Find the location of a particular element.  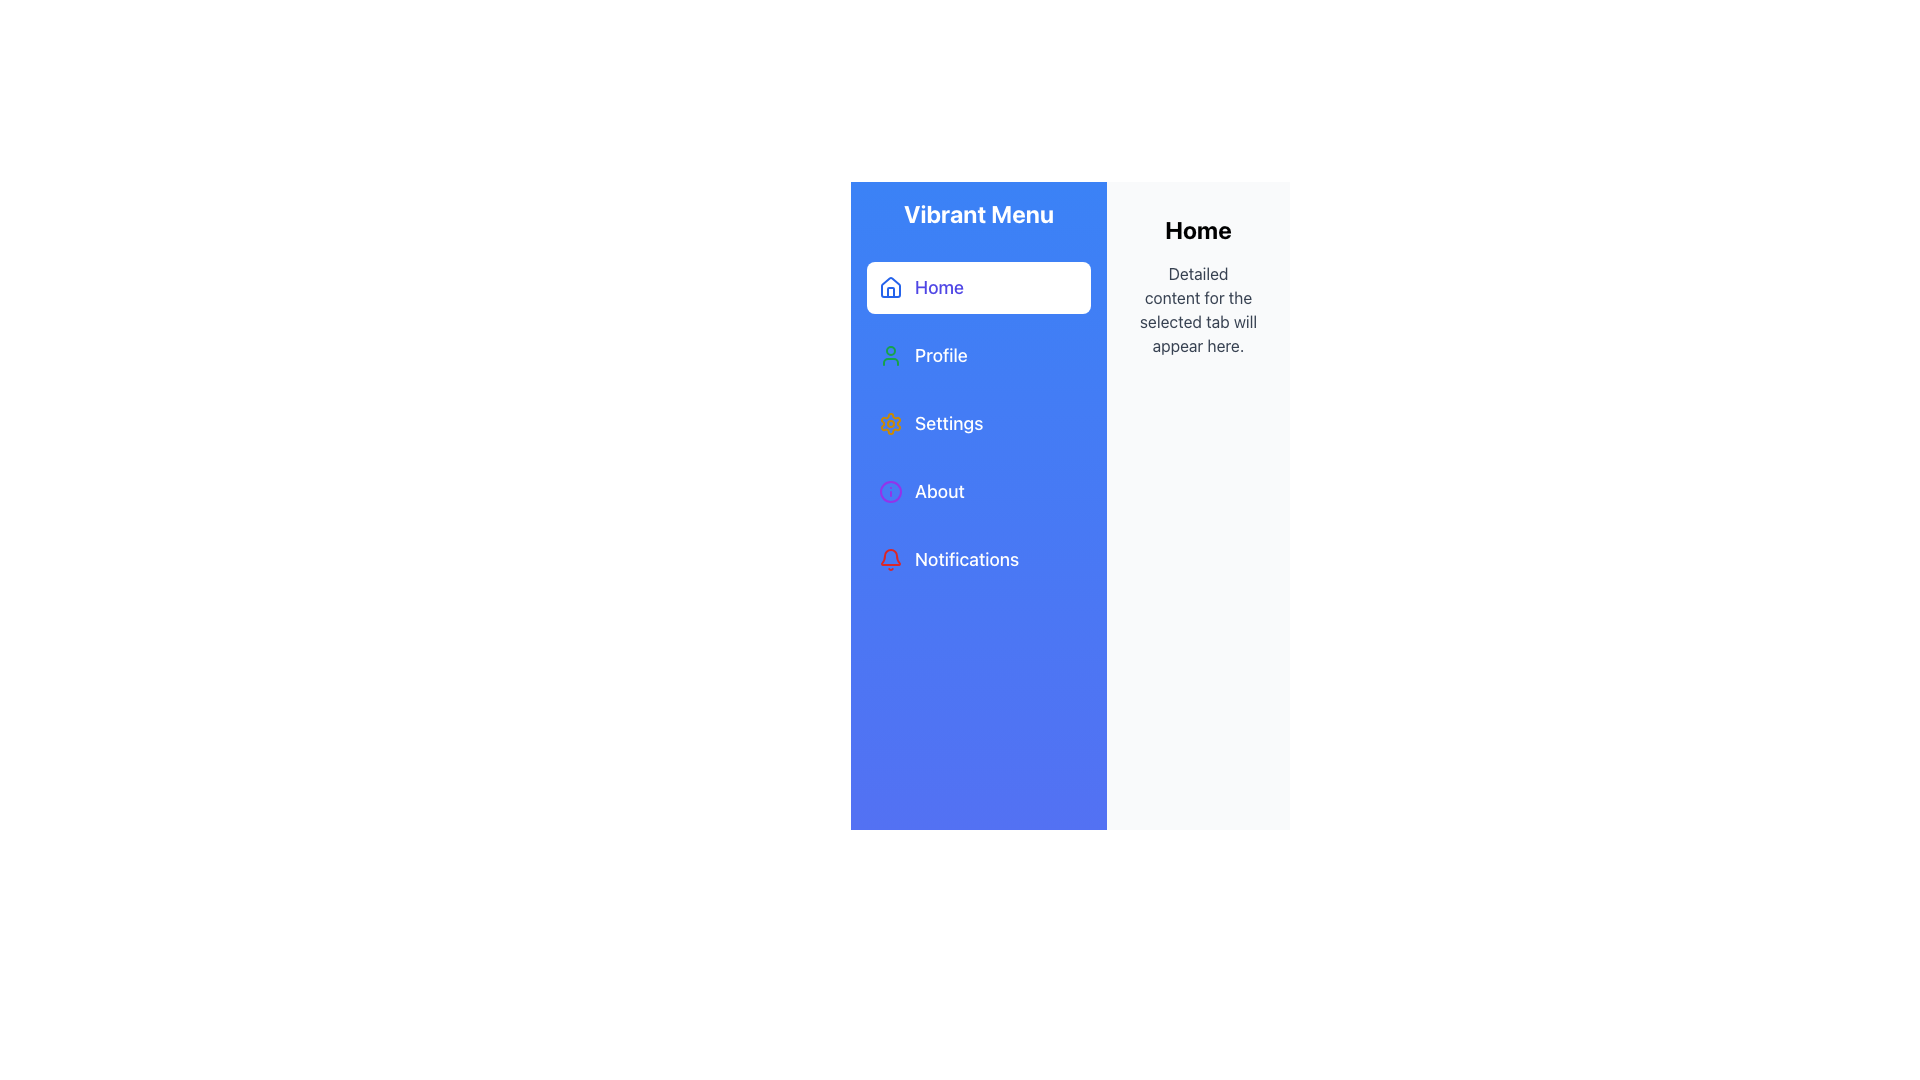

the bell icon located at the left-most position of the 'Notifications' list item in the blue sidebar menu, which indicates notifications is located at coordinates (890, 559).